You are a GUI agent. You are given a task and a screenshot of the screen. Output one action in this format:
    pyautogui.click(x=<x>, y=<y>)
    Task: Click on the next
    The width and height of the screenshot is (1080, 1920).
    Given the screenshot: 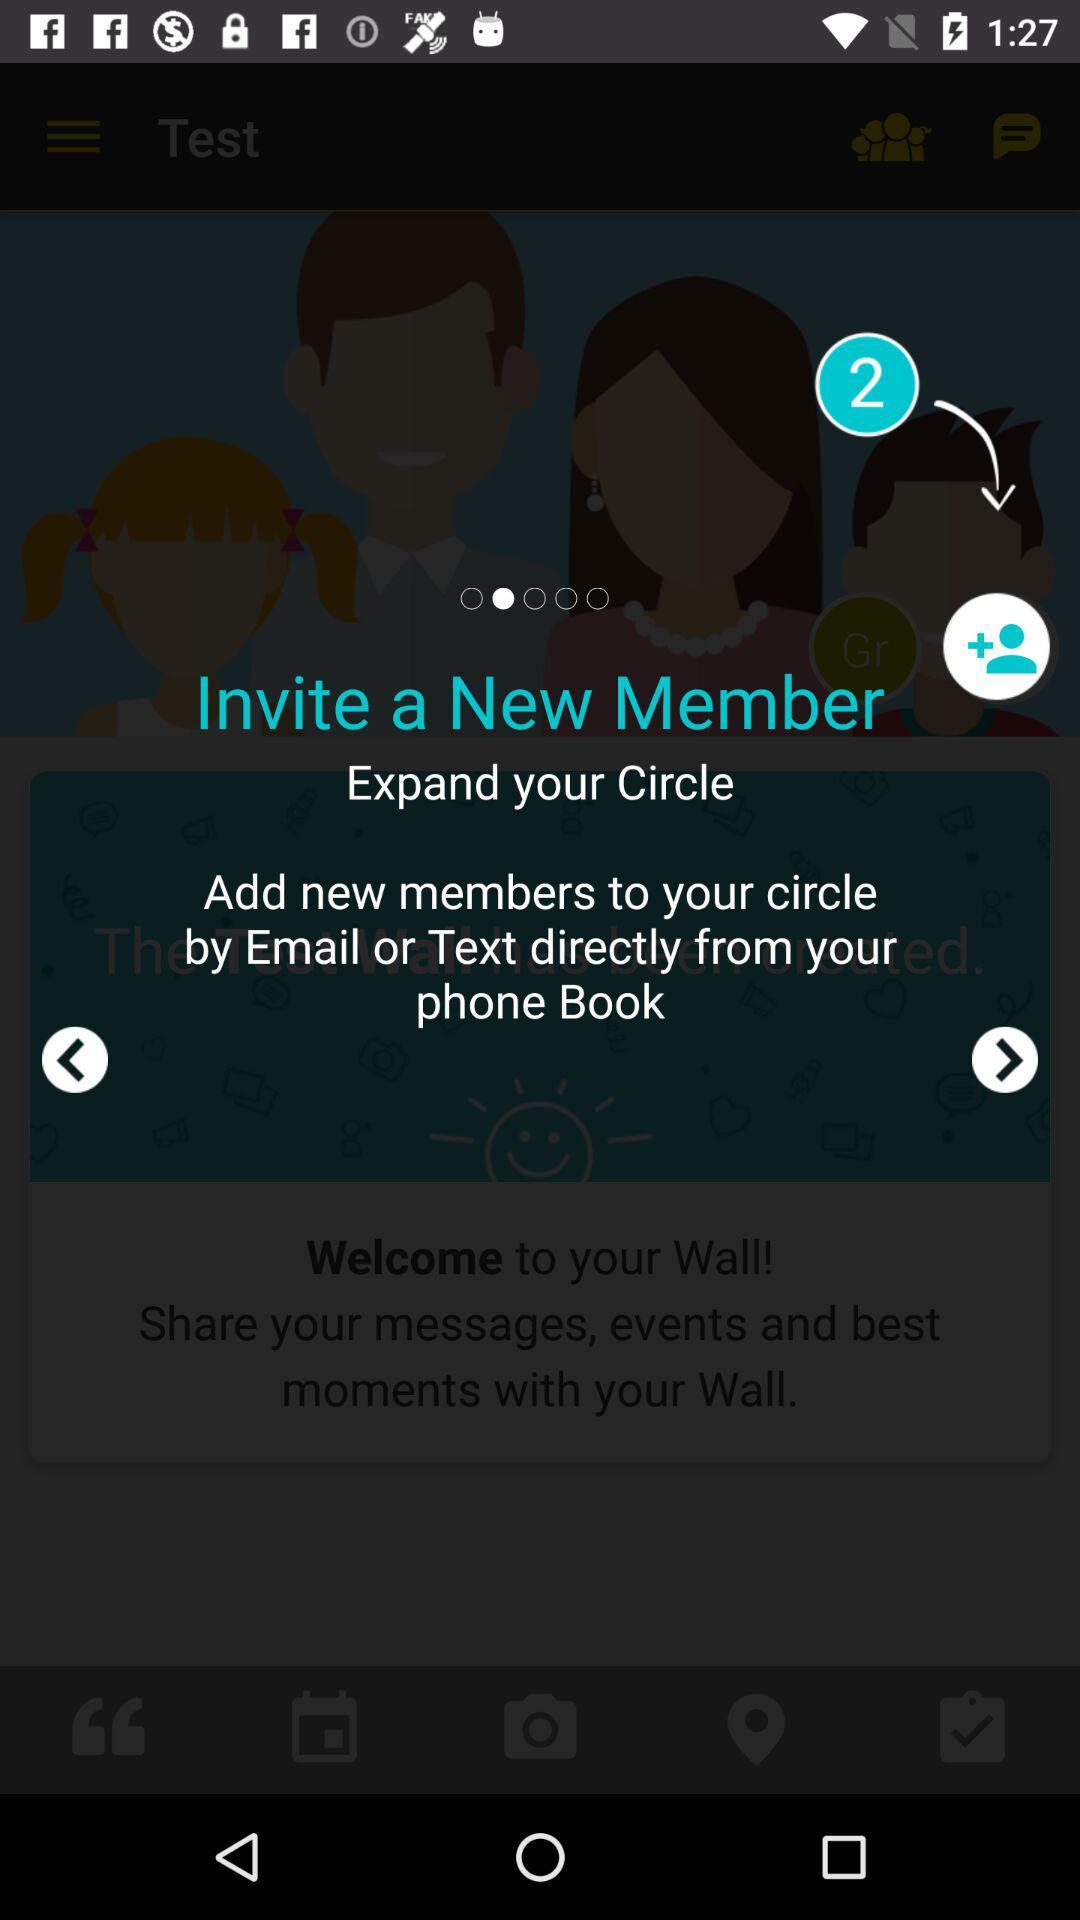 What is the action you would take?
    pyautogui.click(x=1005, y=927)
    